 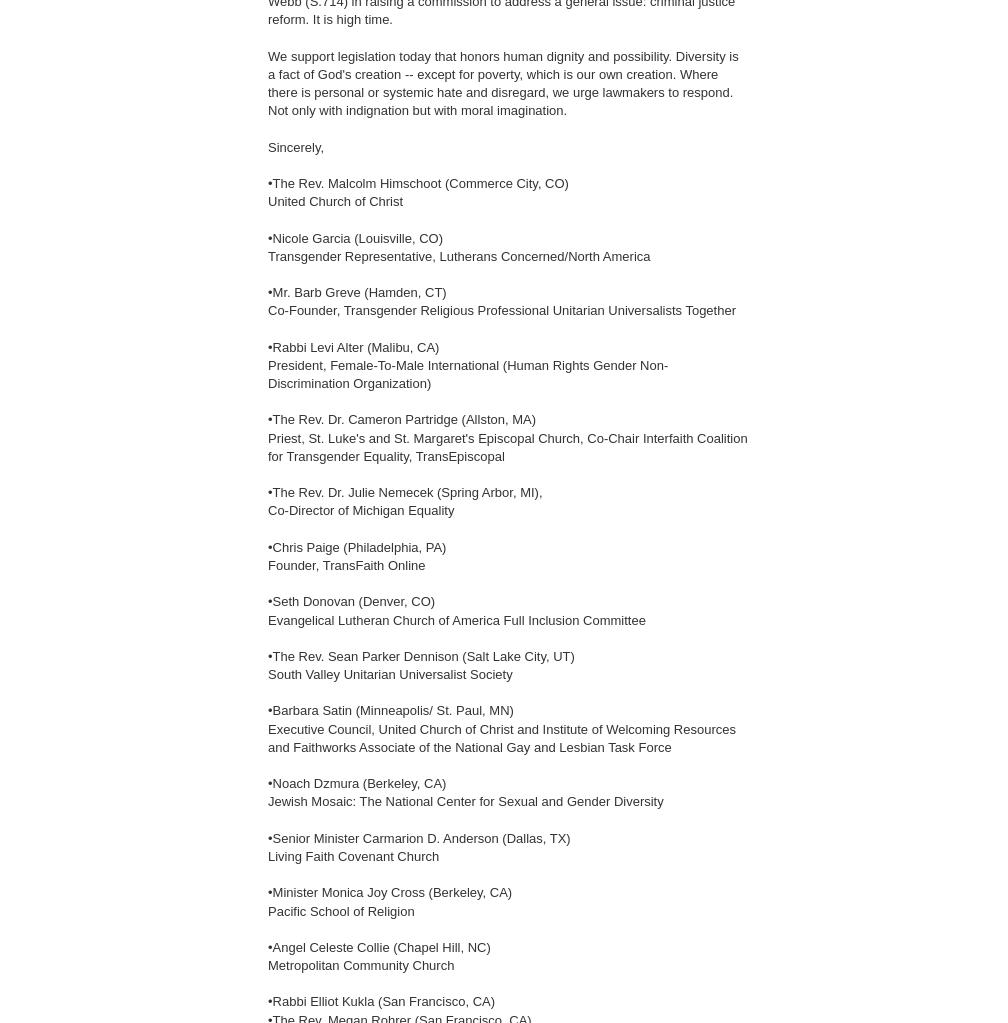 What do you see at coordinates (353, 854) in the screenshot?
I see `'Living Faith Covenant Church'` at bounding box center [353, 854].